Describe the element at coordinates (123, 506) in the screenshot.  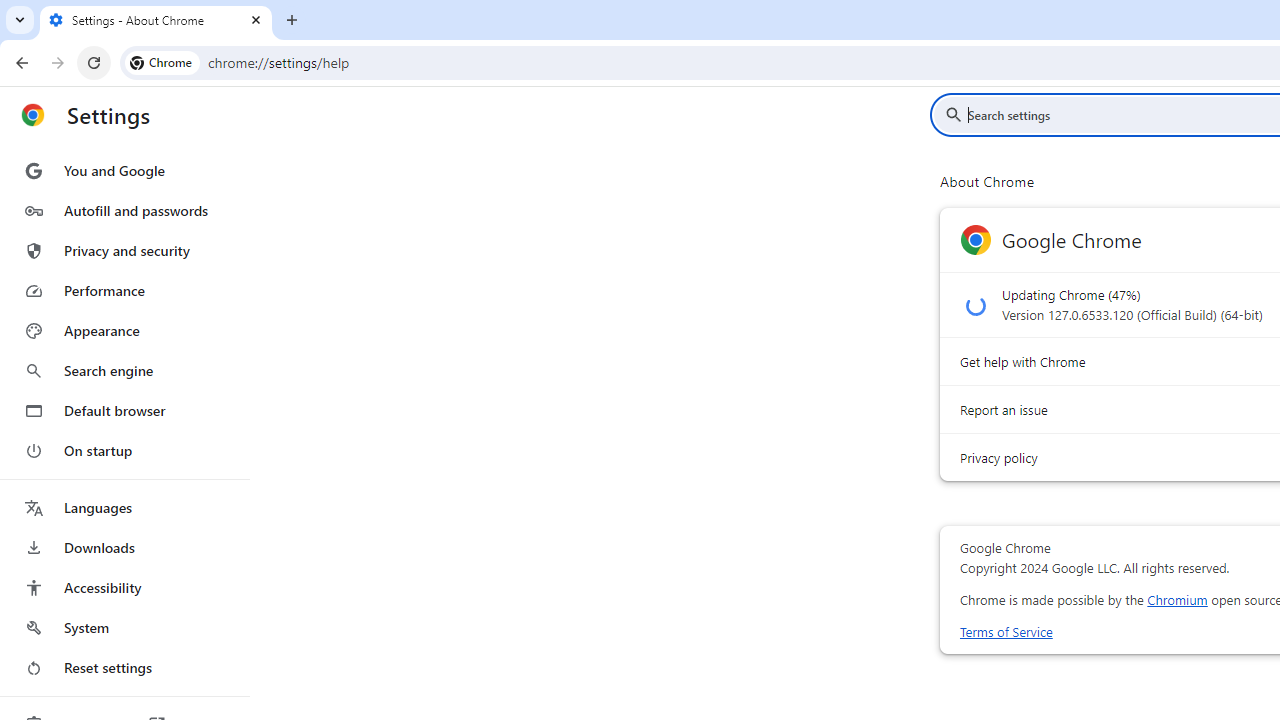
I see `'Languages'` at that location.